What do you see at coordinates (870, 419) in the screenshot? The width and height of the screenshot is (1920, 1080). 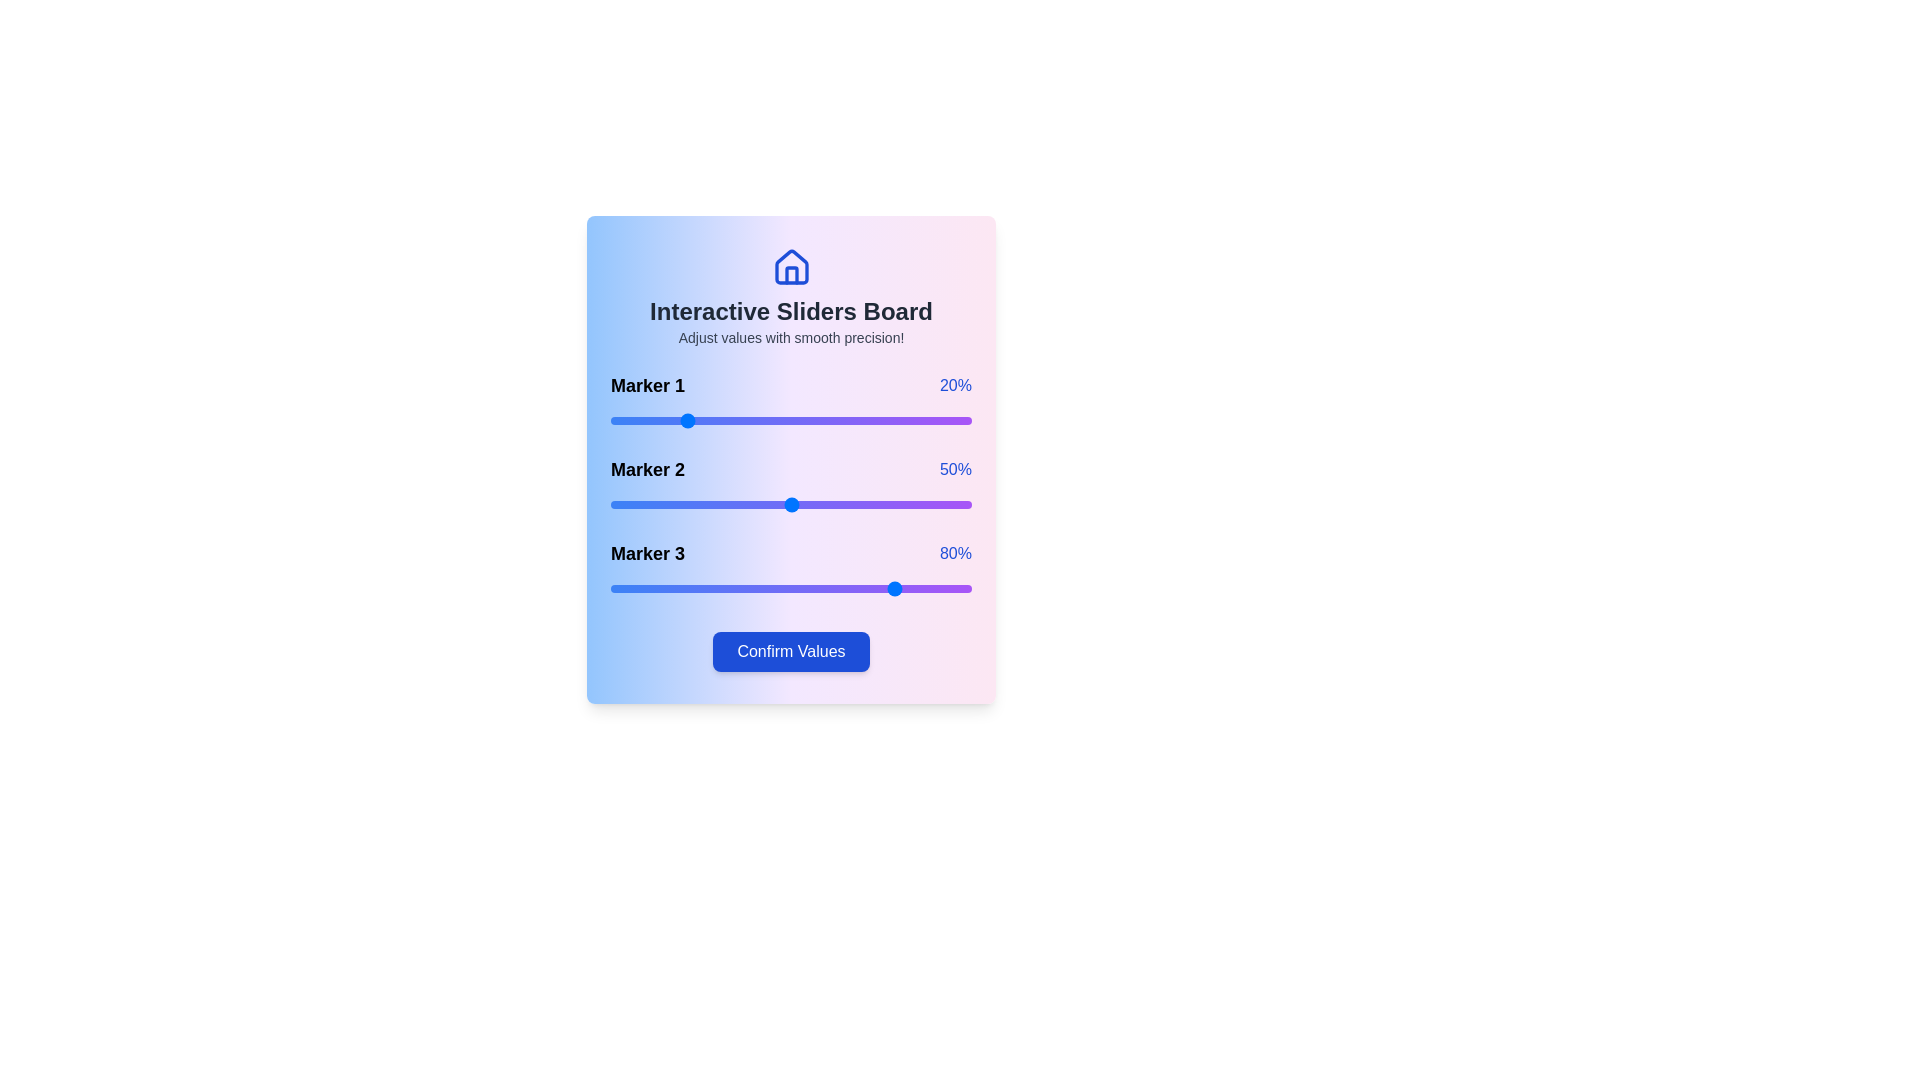 I see `the slider for Marker 1 to 72%` at bounding box center [870, 419].